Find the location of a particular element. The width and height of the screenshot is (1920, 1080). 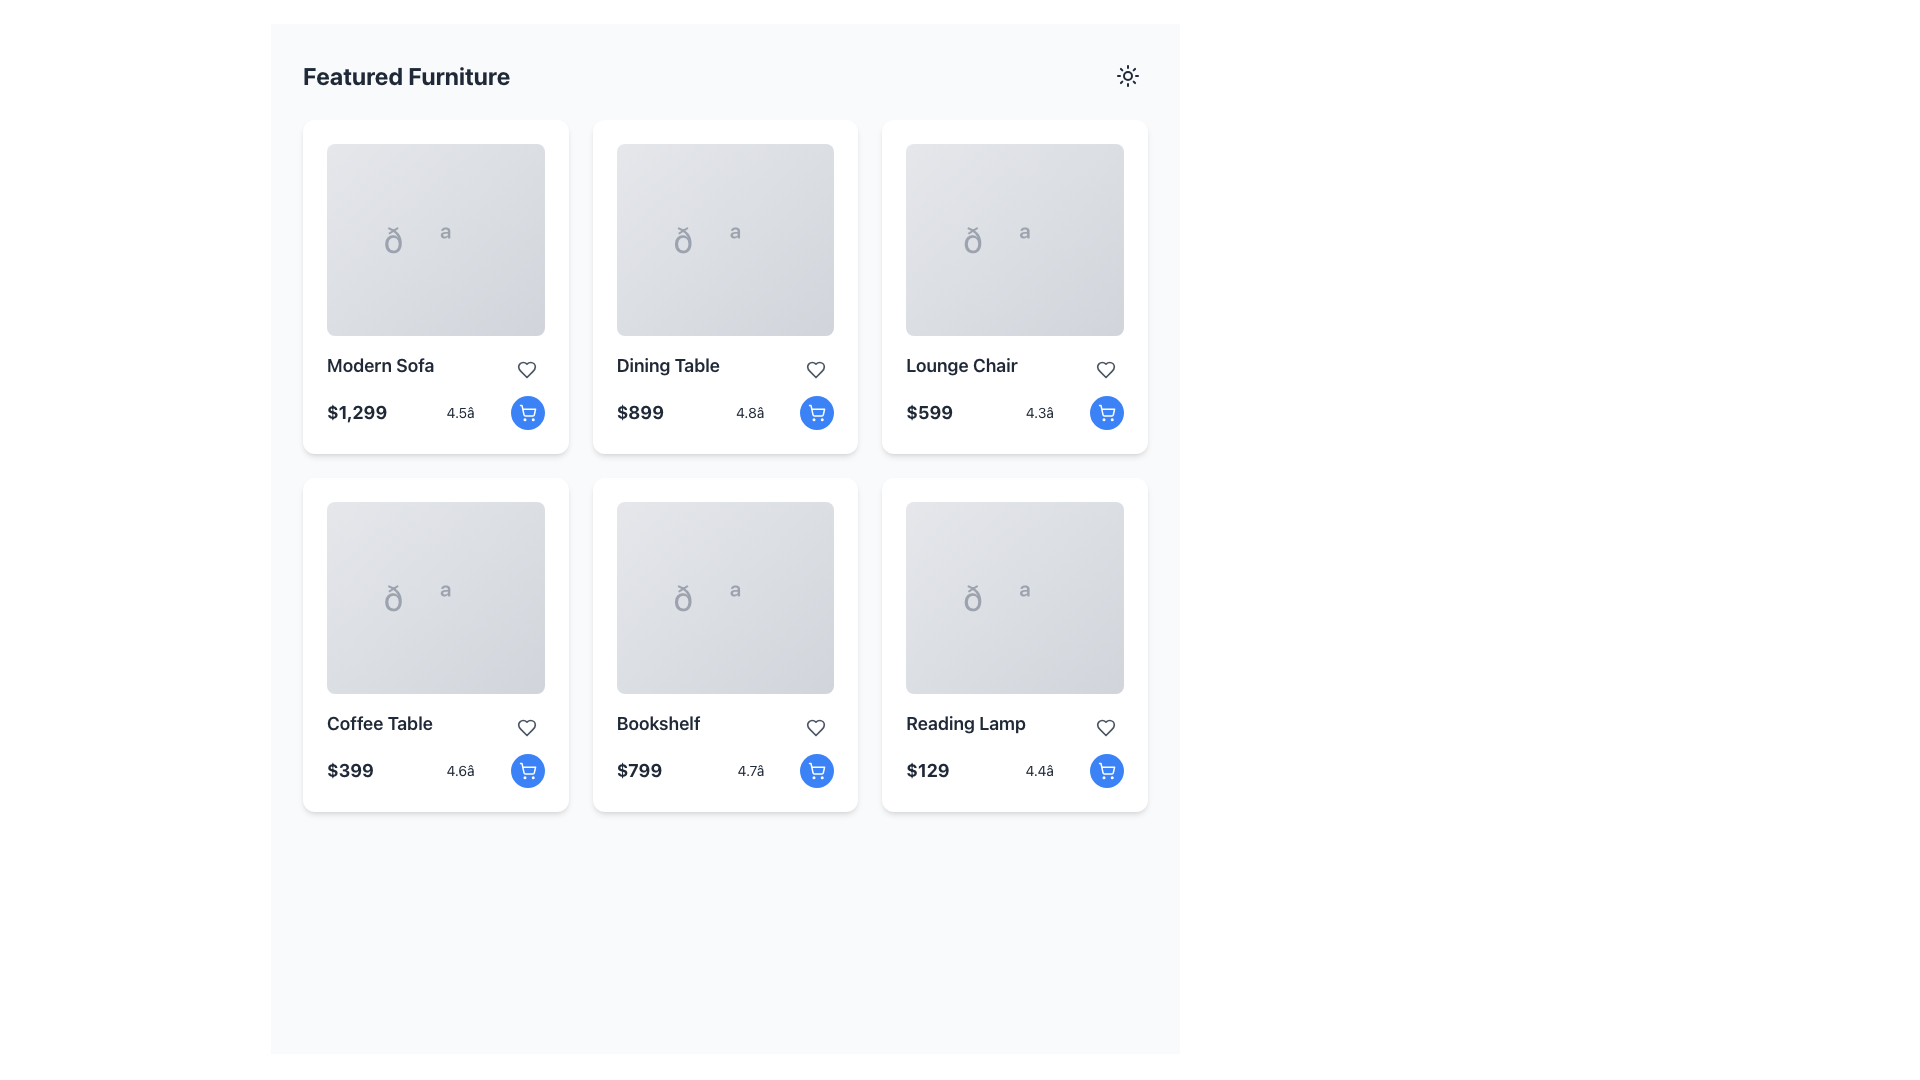

the decorative image area of the 'Bookshelf' product card, which is centrally positioned in the second row and third column is located at coordinates (724, 596).